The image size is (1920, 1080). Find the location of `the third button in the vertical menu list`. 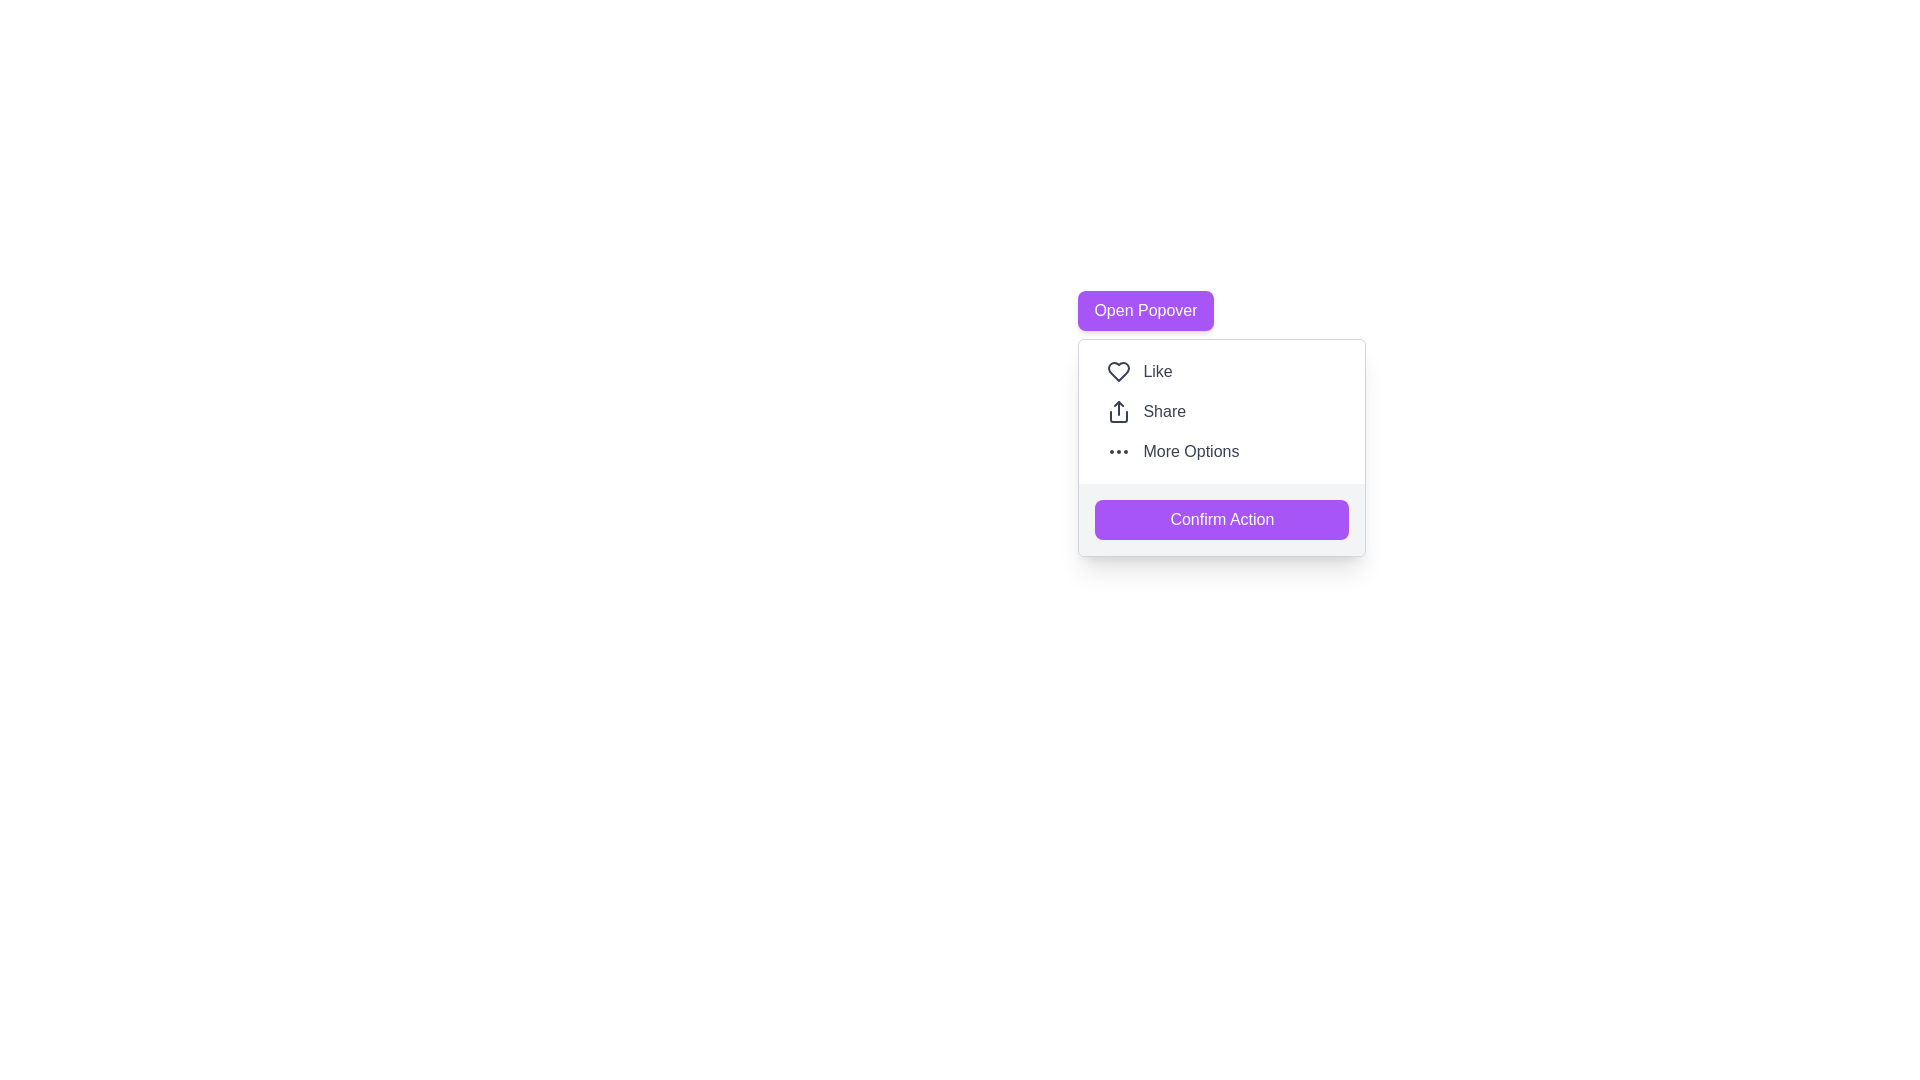

the third button in the vertical menu list is located at coordinates (1221, 451).